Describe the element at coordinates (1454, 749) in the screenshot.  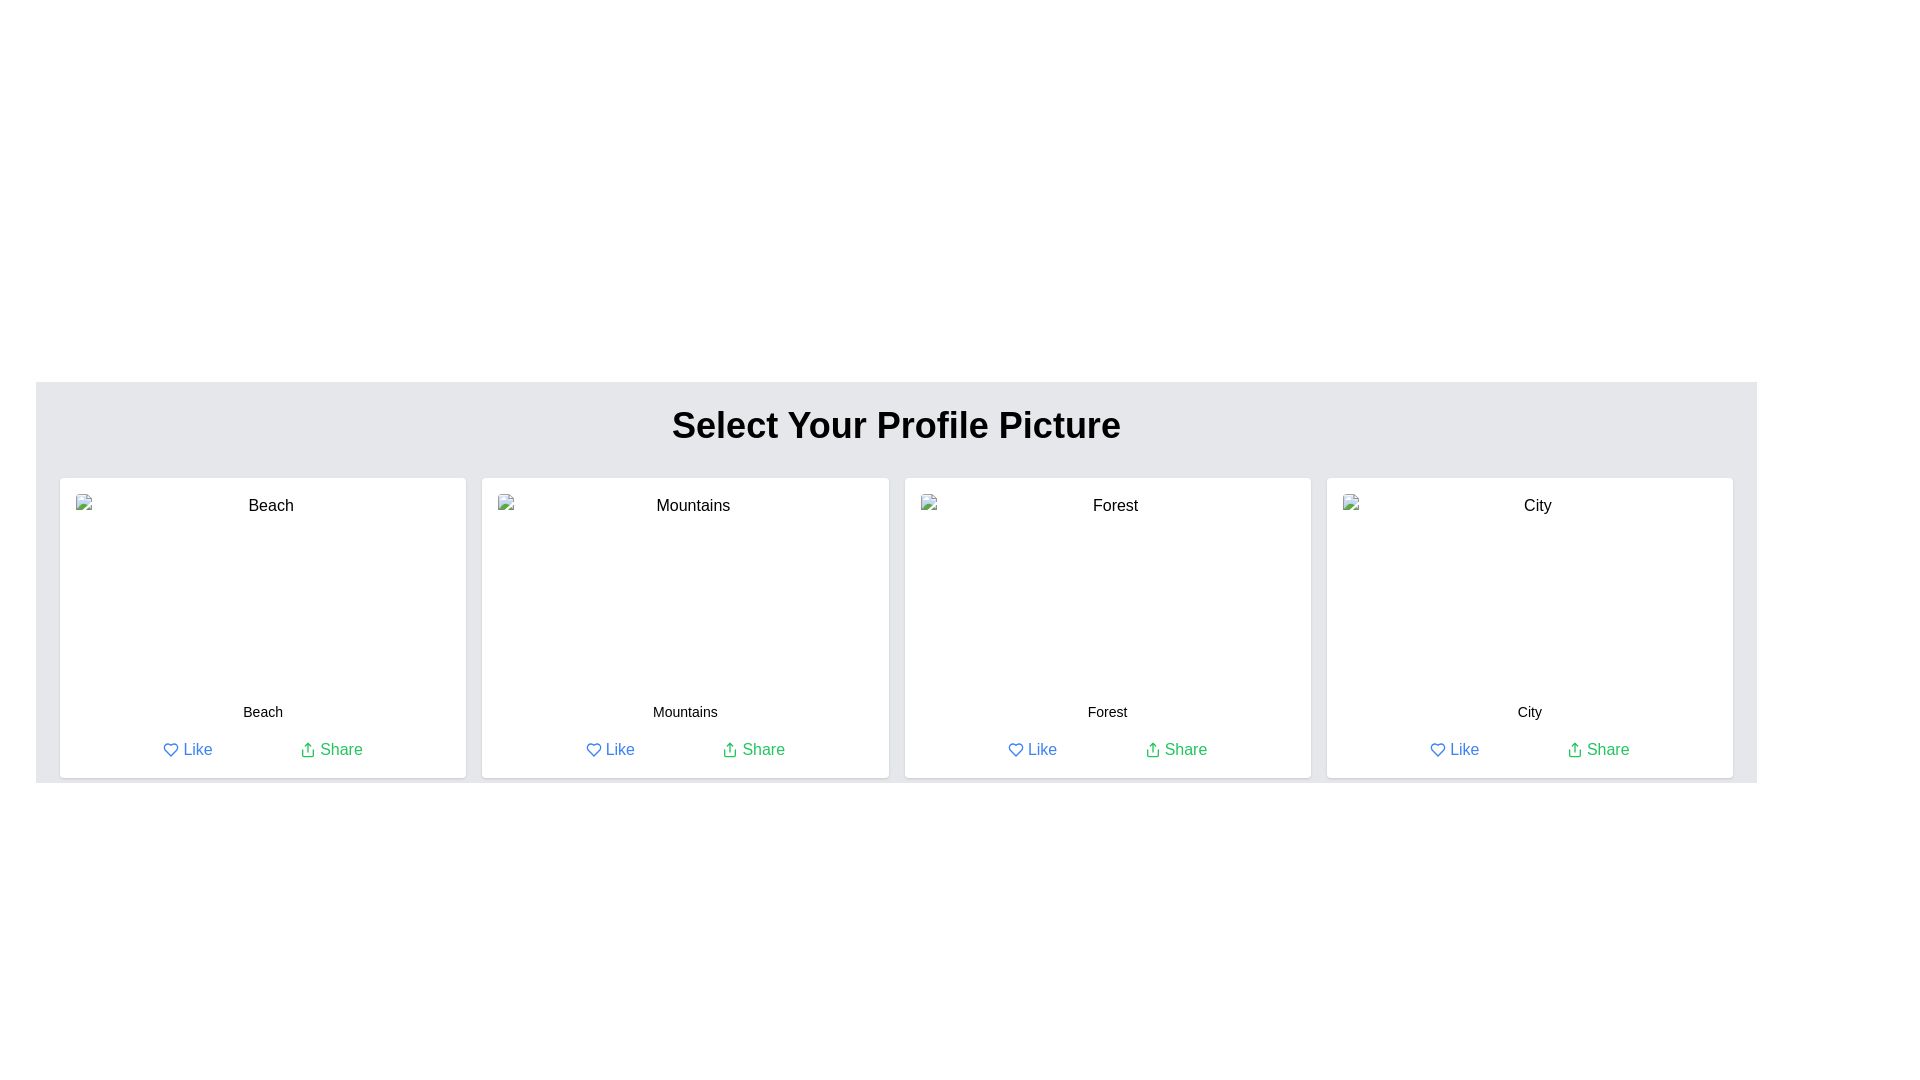
I see `the 'Like' button located directly under the 'City' title and image, aligned with the 'Share' button to its right` at that location.